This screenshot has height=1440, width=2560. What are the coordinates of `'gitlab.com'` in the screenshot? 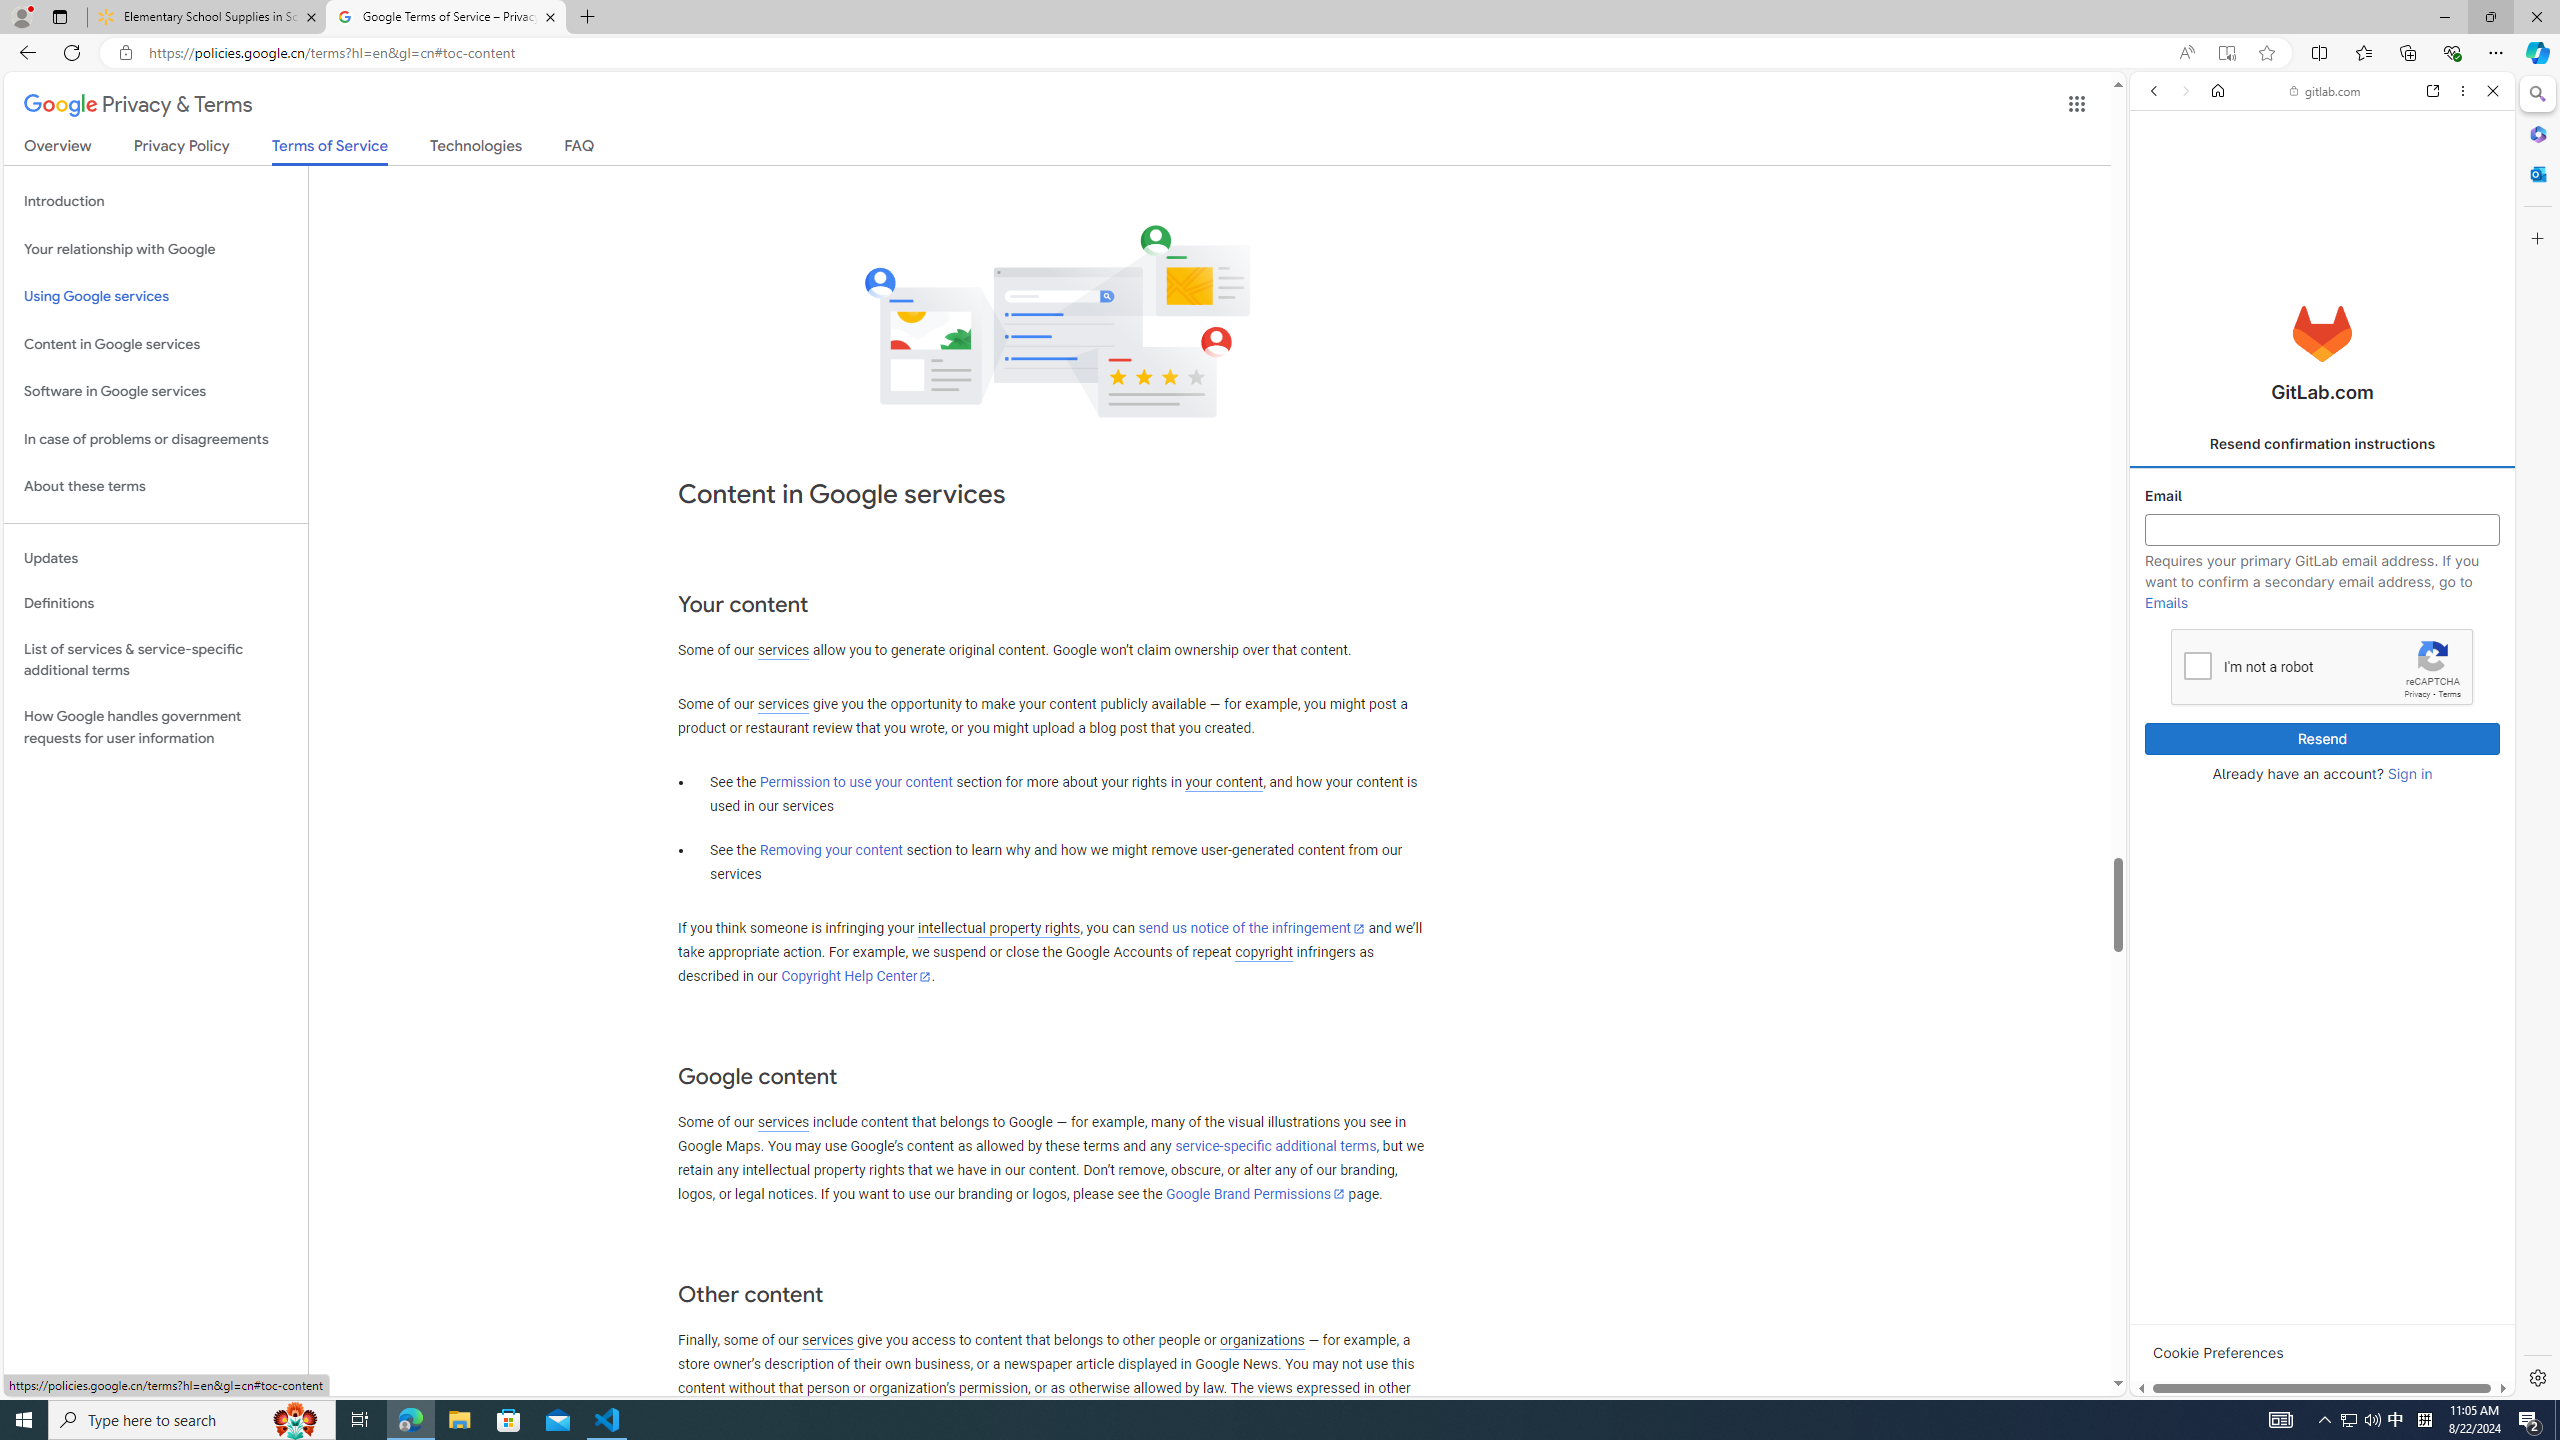 It's located at (2327, 91).